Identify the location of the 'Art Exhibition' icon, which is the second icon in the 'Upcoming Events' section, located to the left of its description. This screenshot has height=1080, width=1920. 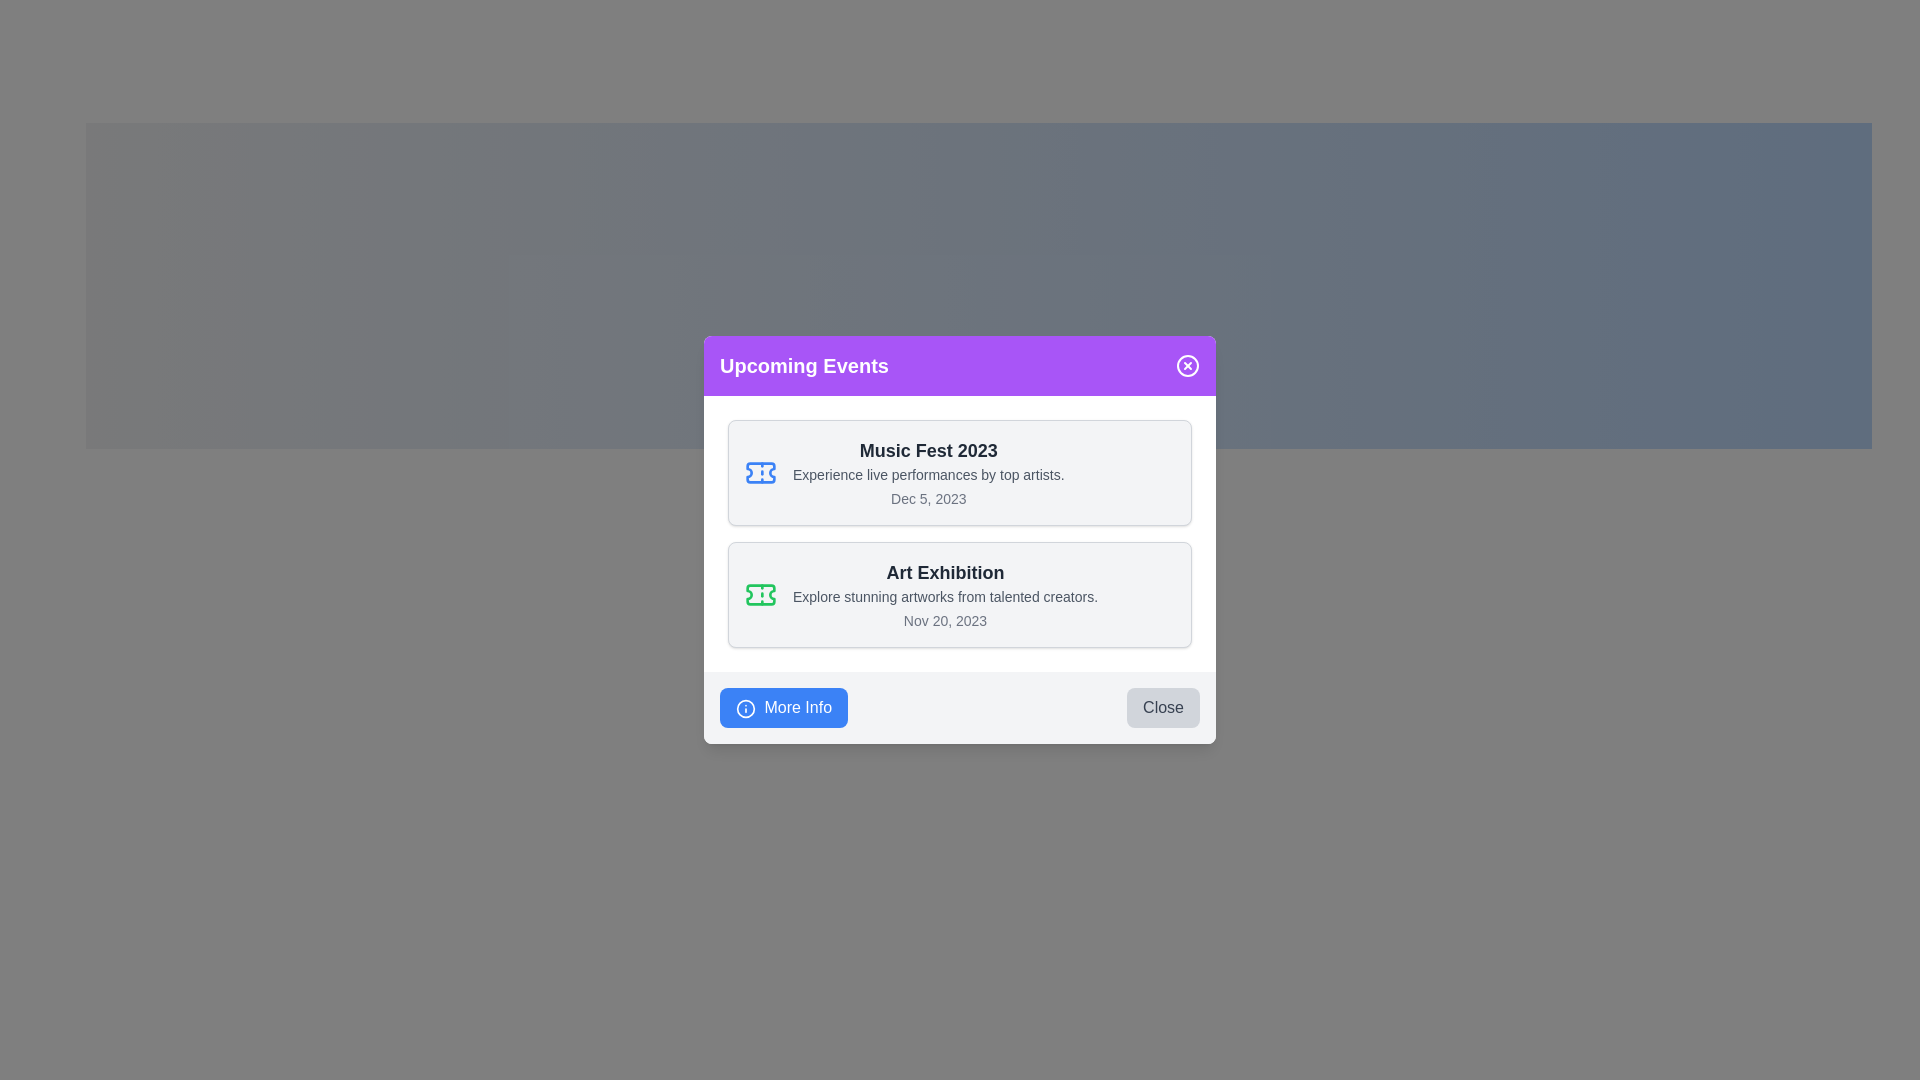
(760, 593).